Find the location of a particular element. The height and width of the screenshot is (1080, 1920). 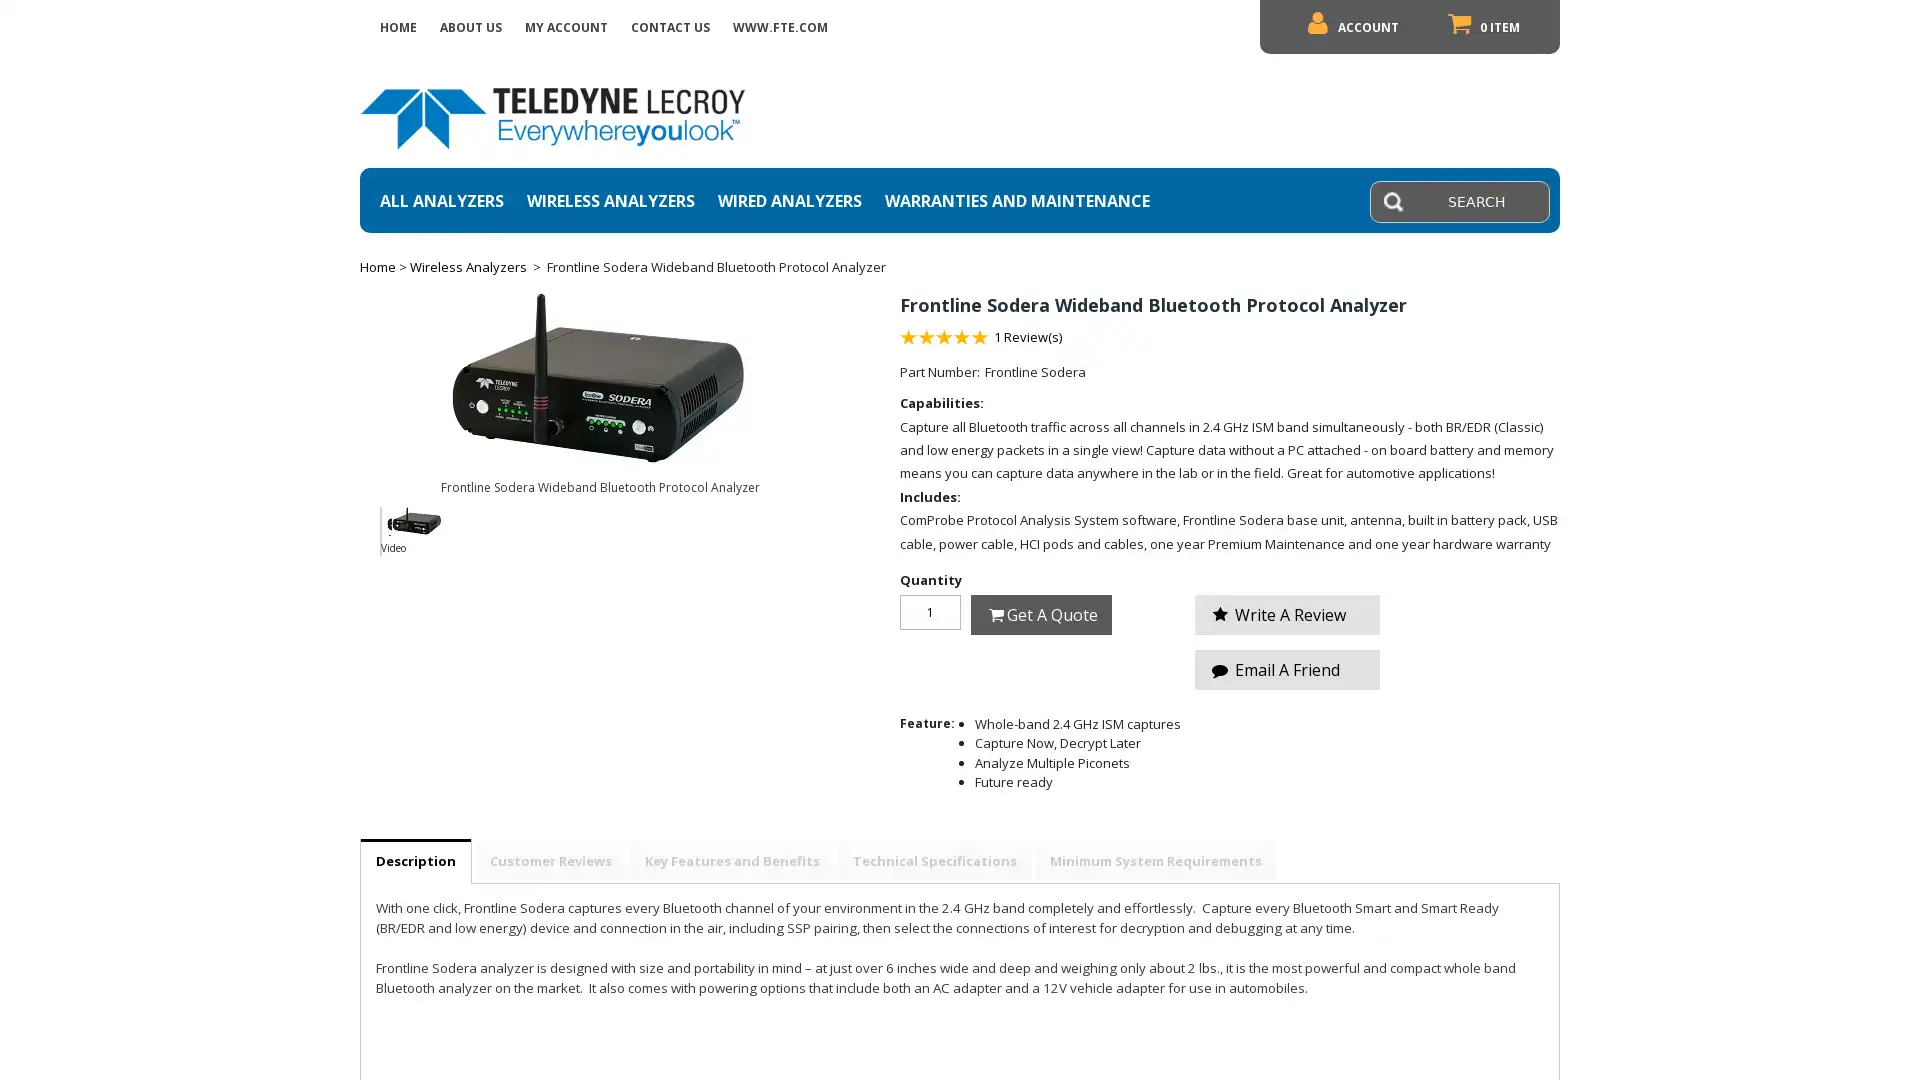

Email A Friend is located at coordinates (1287, 668).